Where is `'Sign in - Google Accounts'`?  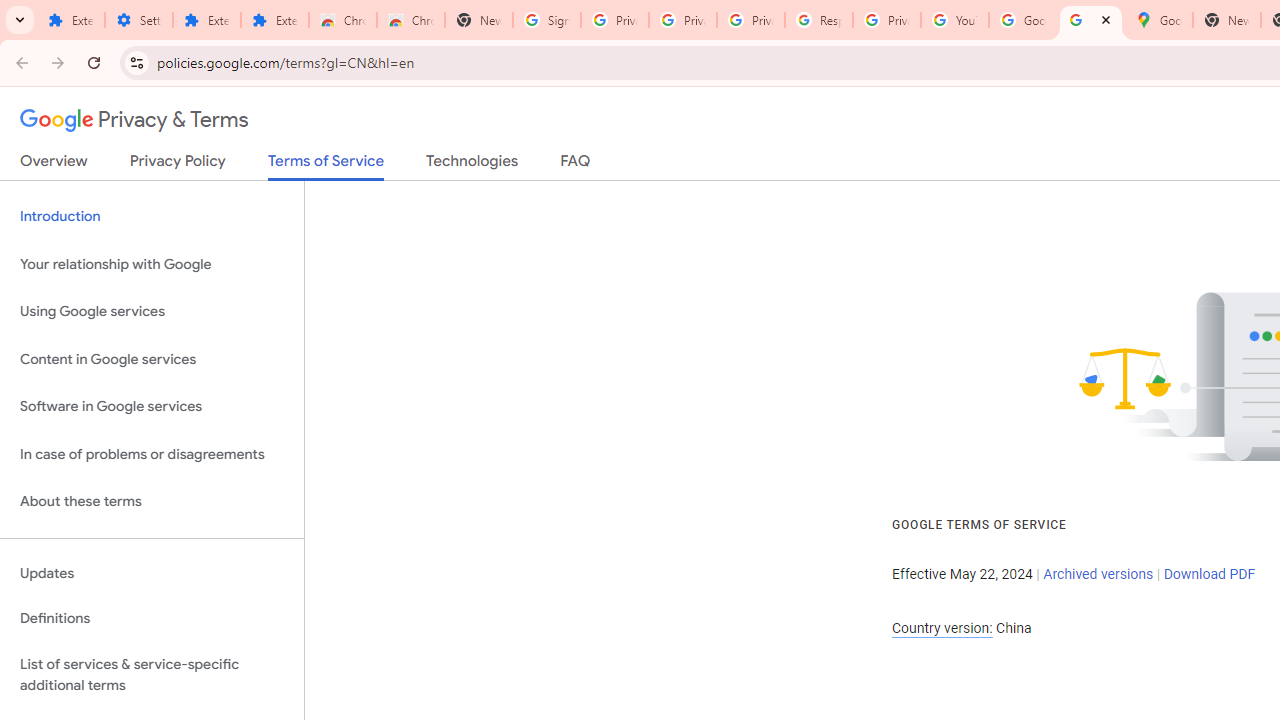 'Sign in - Google Accounts' is located at coordinates (547, 20).